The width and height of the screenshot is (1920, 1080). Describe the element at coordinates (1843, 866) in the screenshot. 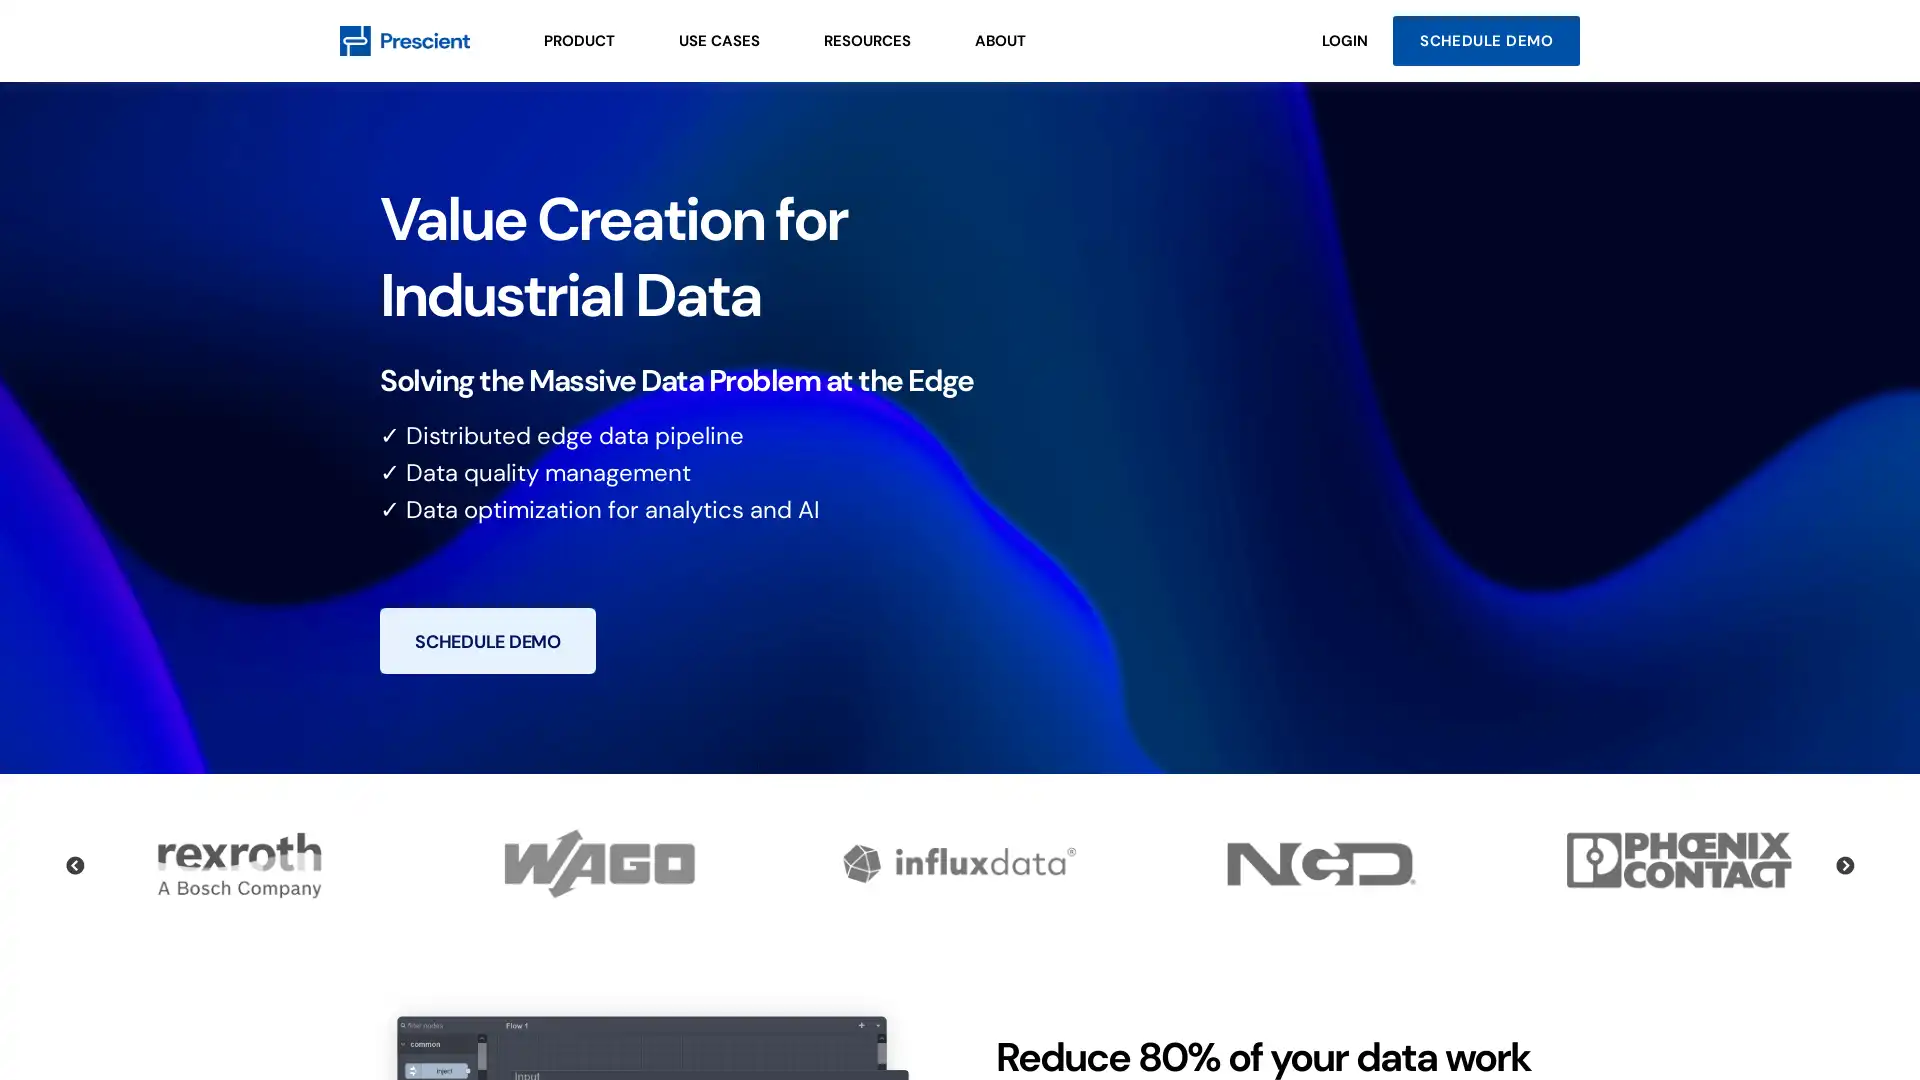

I see `Next` at that location.